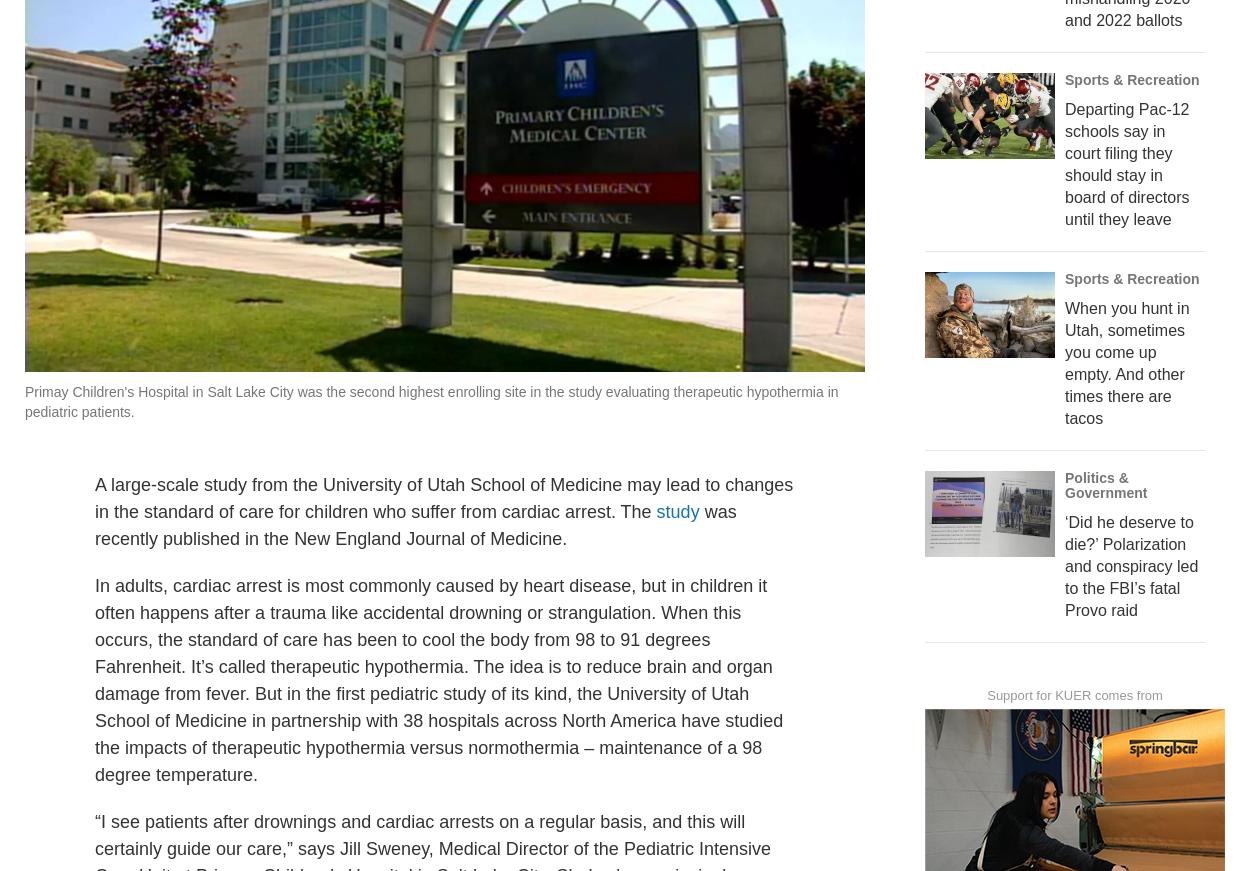 The width and height of the screenshot is (1250, 871). Describe the element at coordinates (443, 541) in the screenshot. I see `'A large-scale study from the University of Utah School of Medicine may lead to changes in the standard of care for children who suffer from cardiac arrest. The'` at that location.